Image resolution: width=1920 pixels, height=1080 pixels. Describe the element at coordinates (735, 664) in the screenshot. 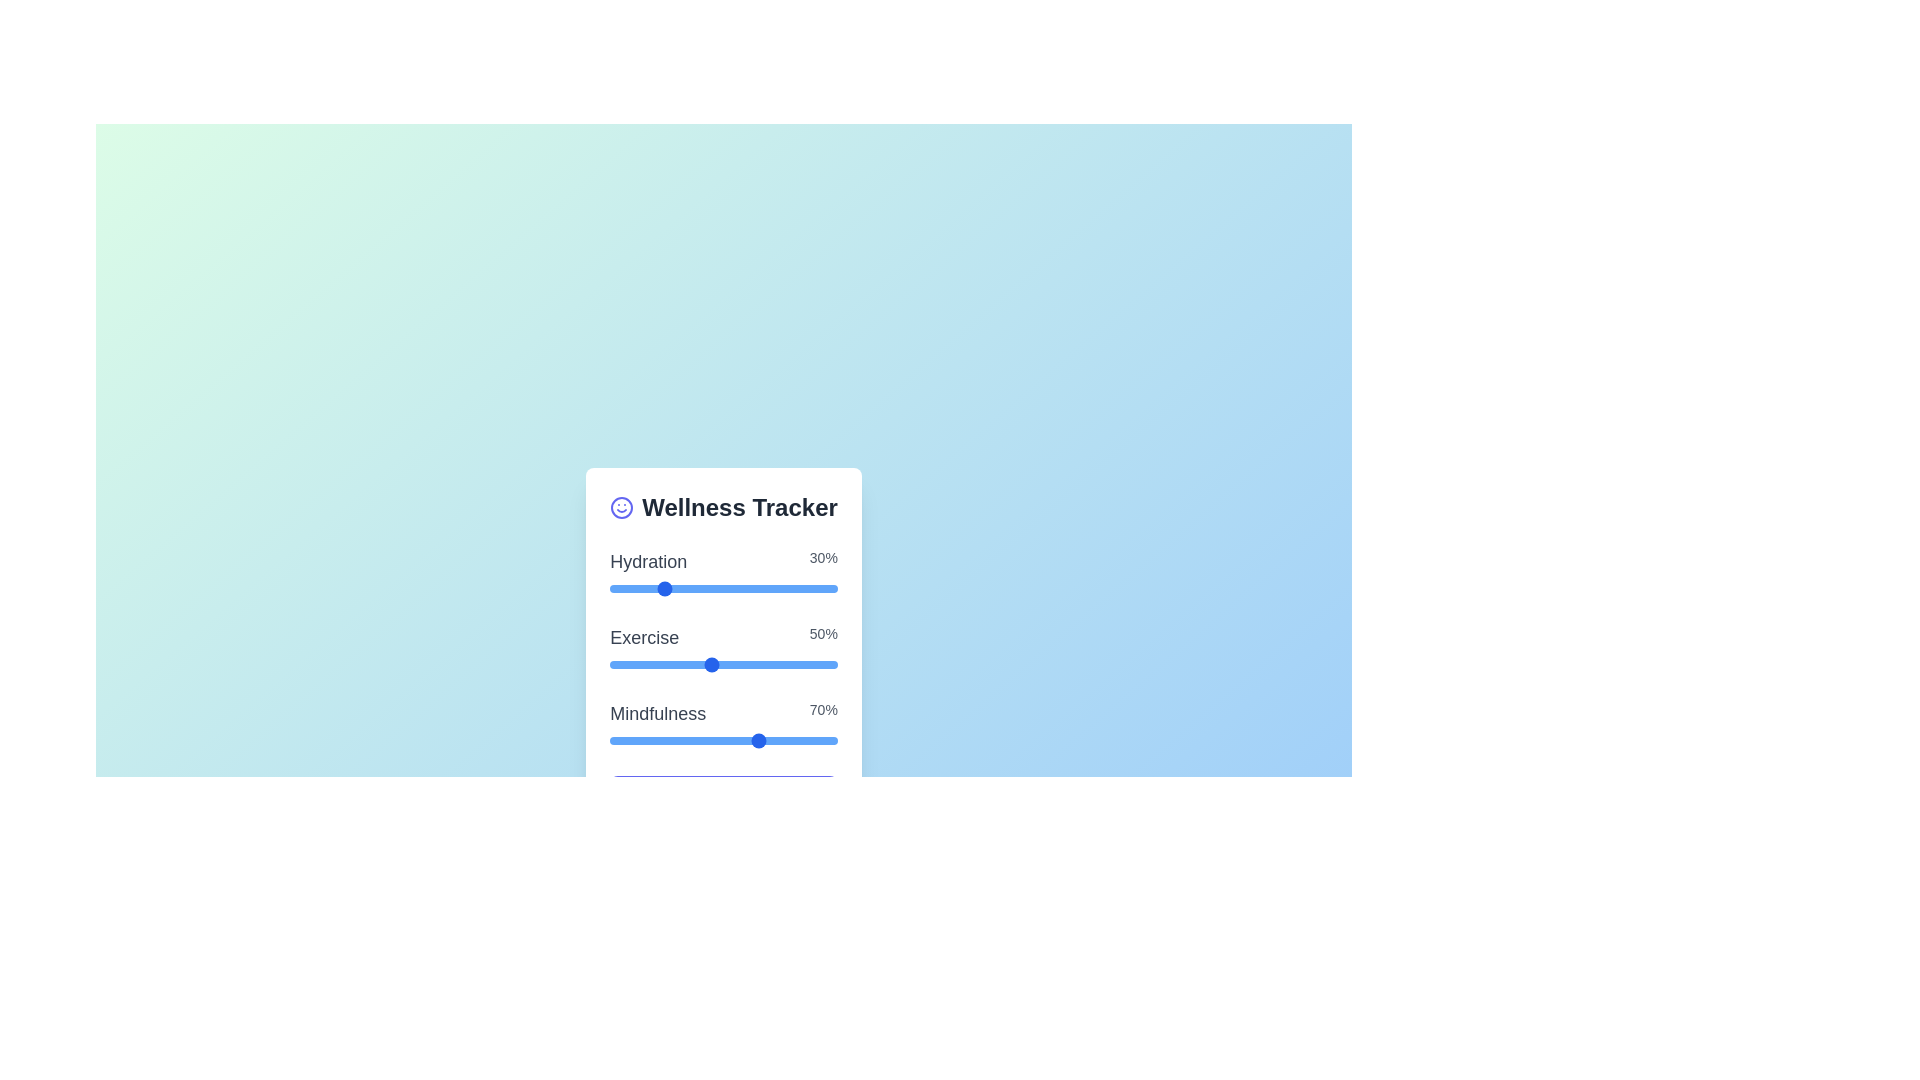

I see `the 'Exercise' slider to set its value to 6` at that location.